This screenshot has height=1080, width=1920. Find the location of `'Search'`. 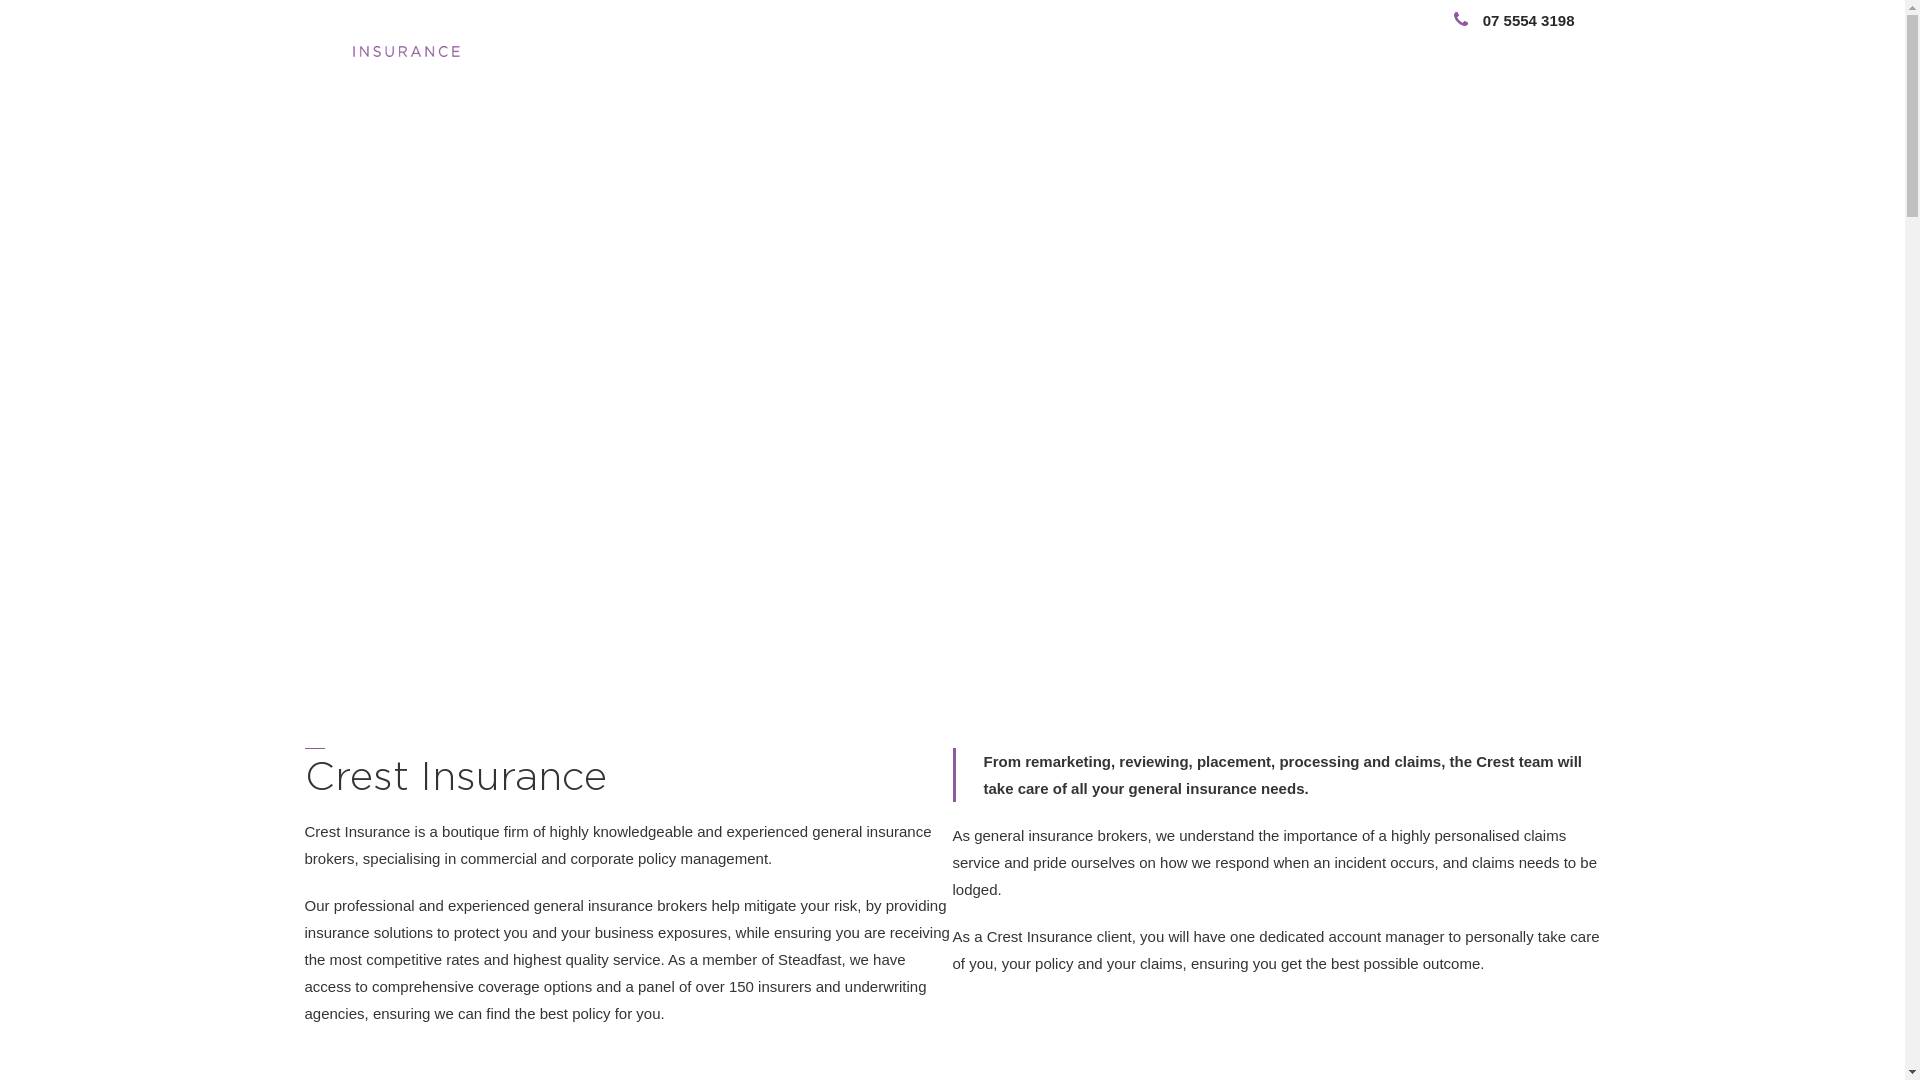

'Search' is located at coordinates (1507, 45).